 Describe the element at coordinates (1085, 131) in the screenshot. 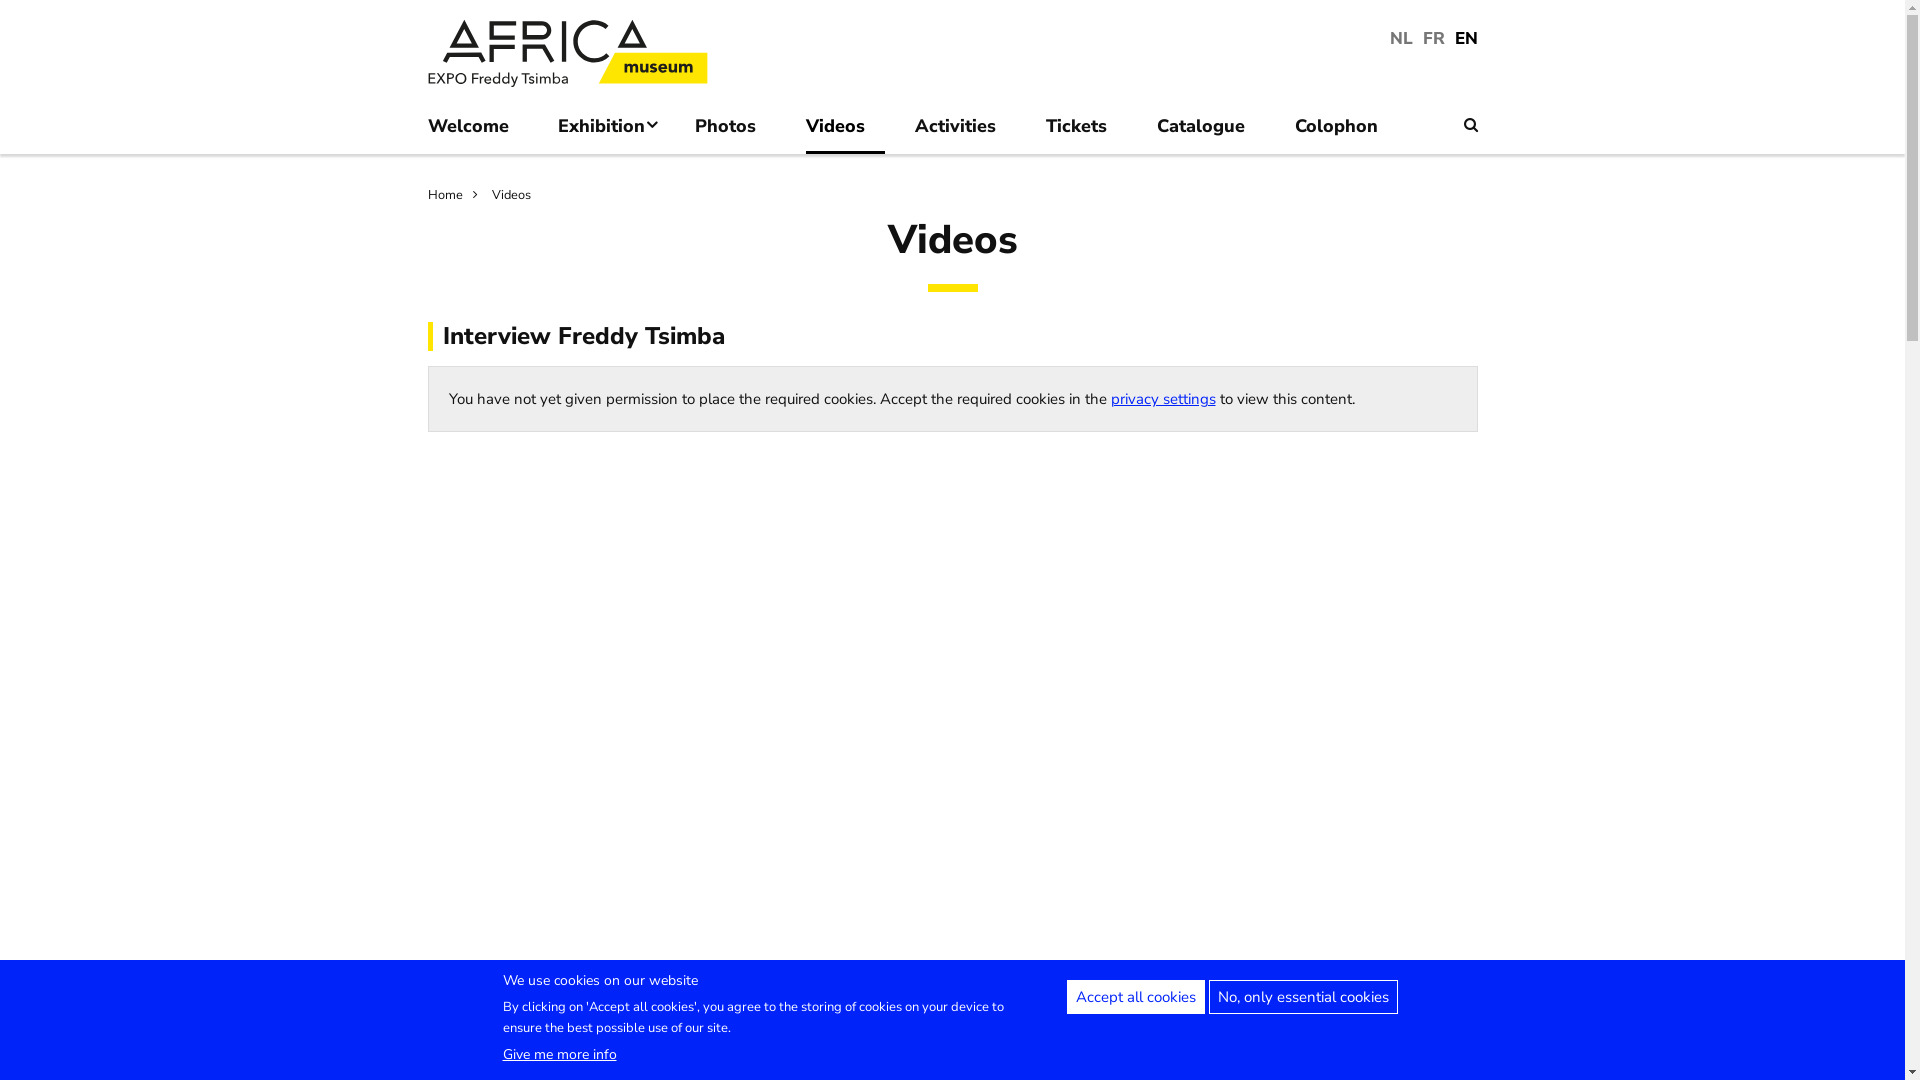

I see `'Tickets'` at that location.